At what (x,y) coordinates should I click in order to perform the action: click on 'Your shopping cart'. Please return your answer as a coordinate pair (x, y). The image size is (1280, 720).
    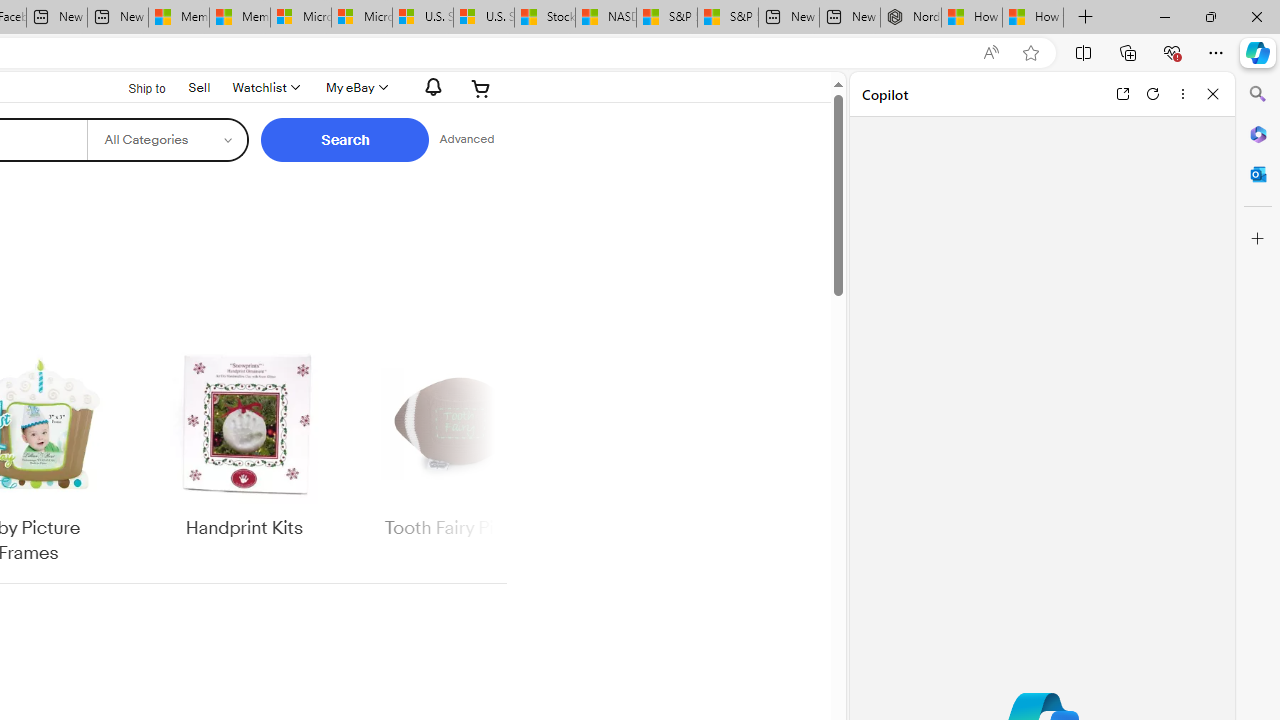
    Looking at the image, I should click on (481, 87).